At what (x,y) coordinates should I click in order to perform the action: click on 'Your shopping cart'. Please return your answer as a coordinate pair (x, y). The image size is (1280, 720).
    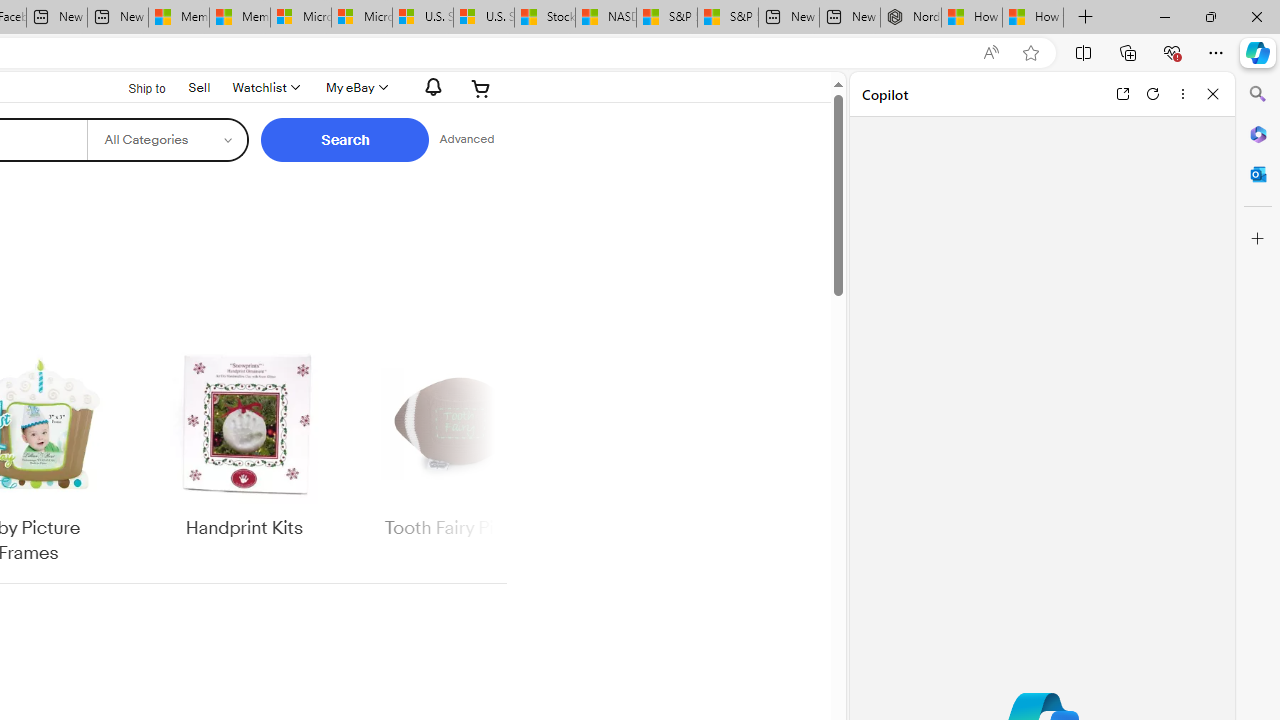
    Looking at the image, I should click on (481, 87).